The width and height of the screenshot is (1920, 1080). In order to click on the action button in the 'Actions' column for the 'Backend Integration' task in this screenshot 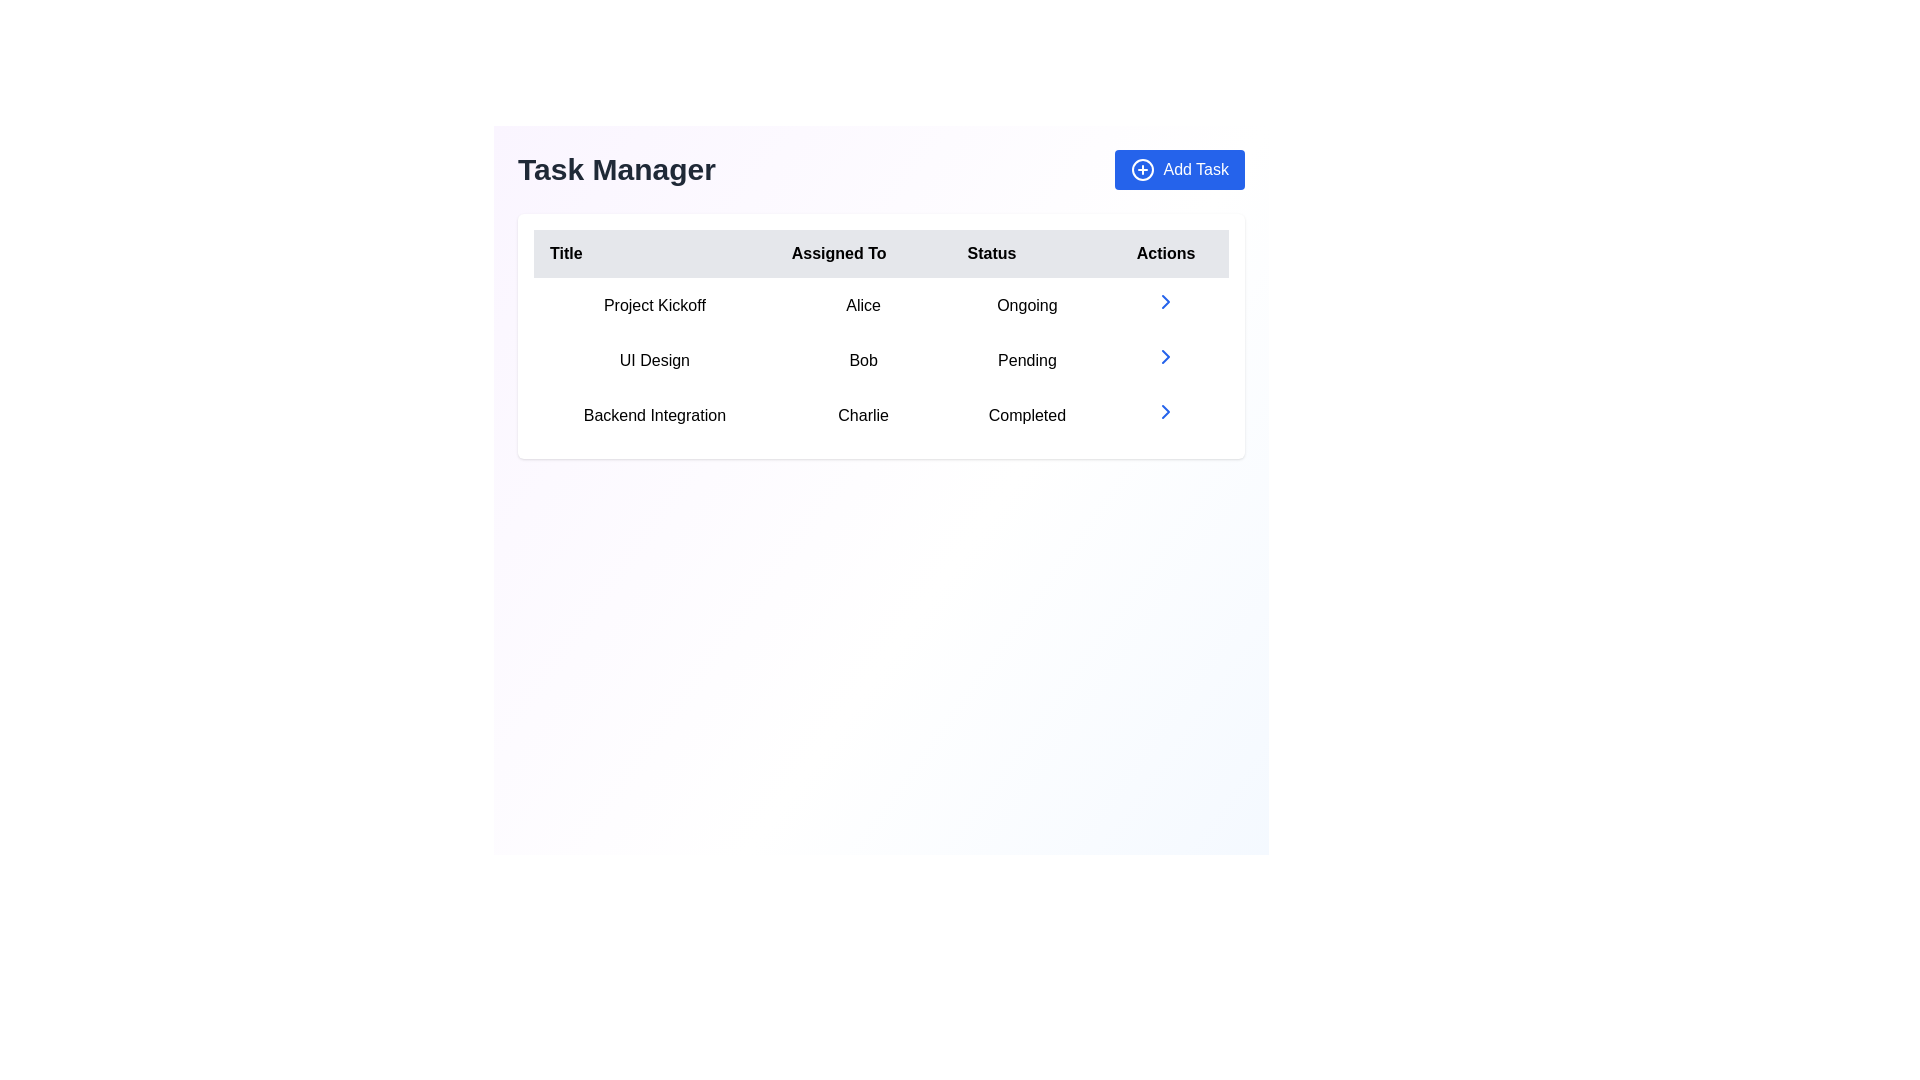, I will do `click(1166, 411)`.